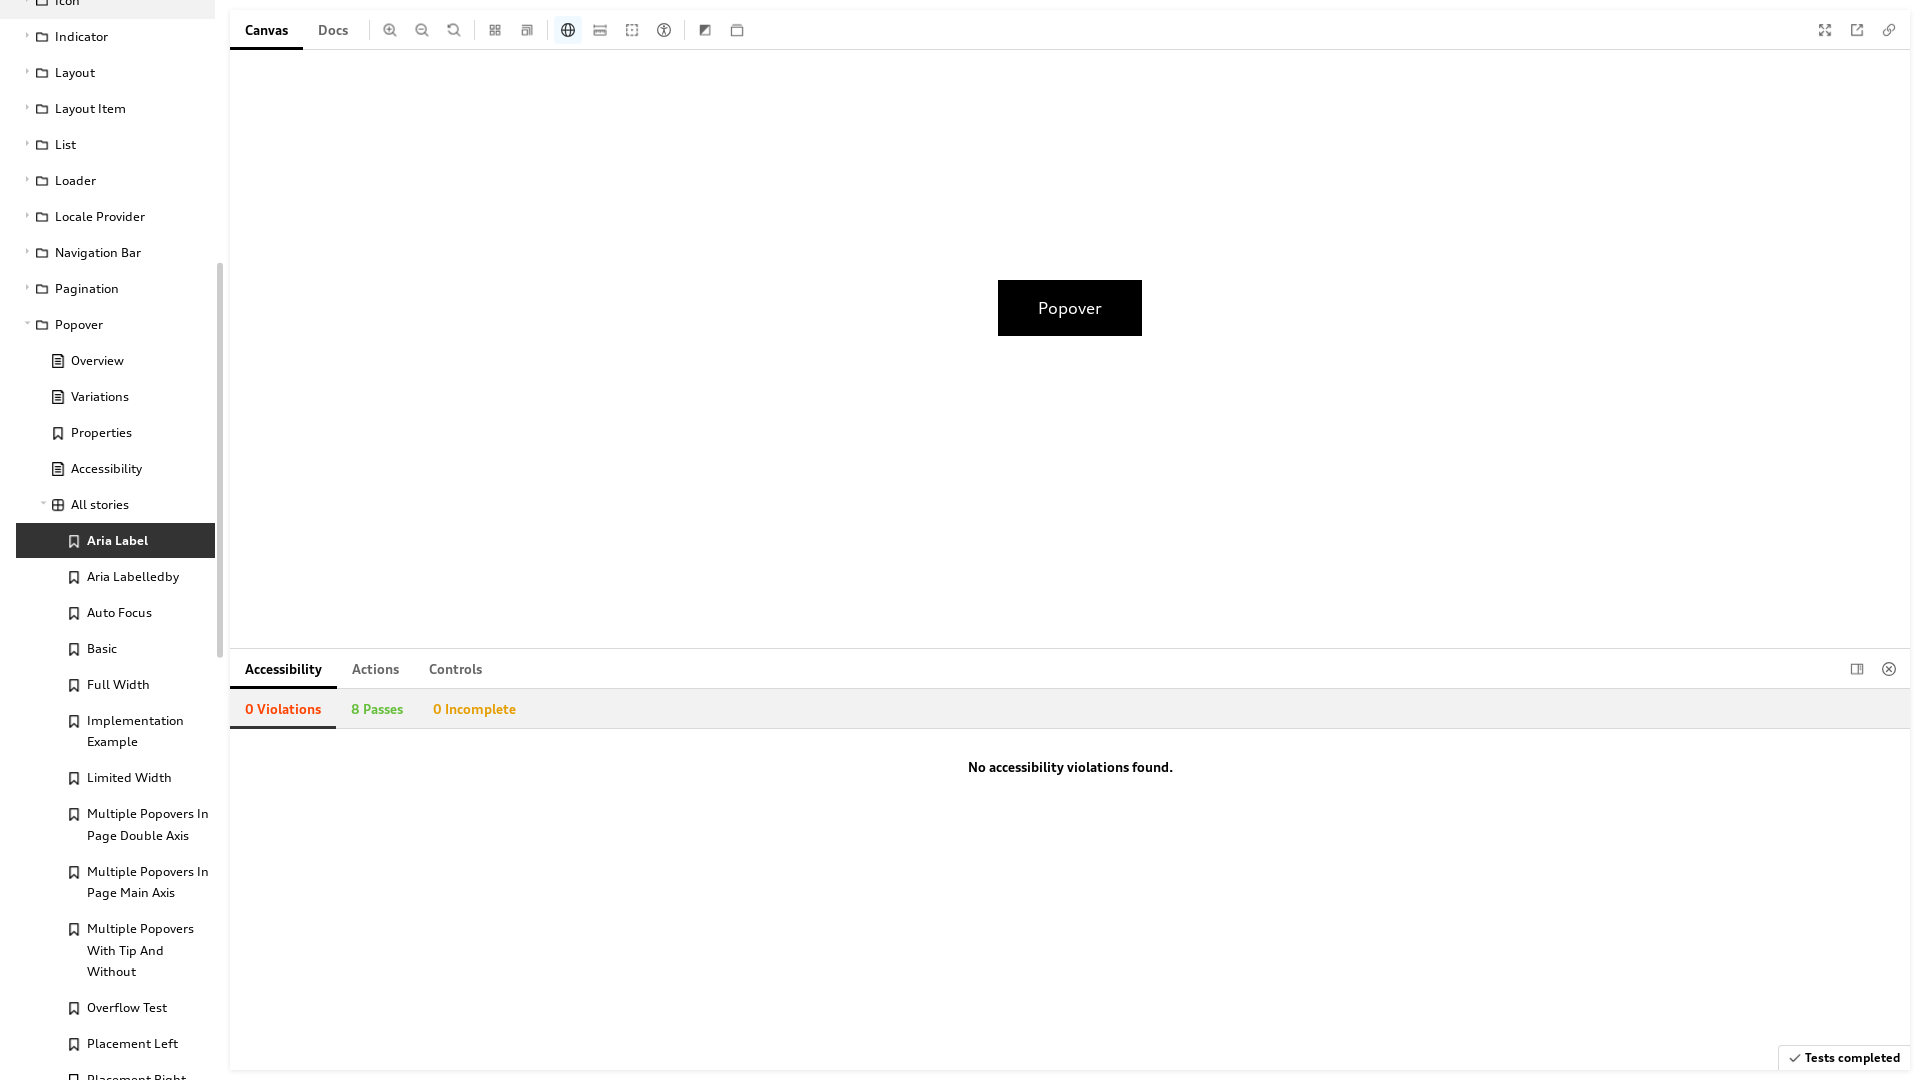 The height and width of the screenshot is (1080, 1920). I want to click on 'Aria Label', so click(114, 540).